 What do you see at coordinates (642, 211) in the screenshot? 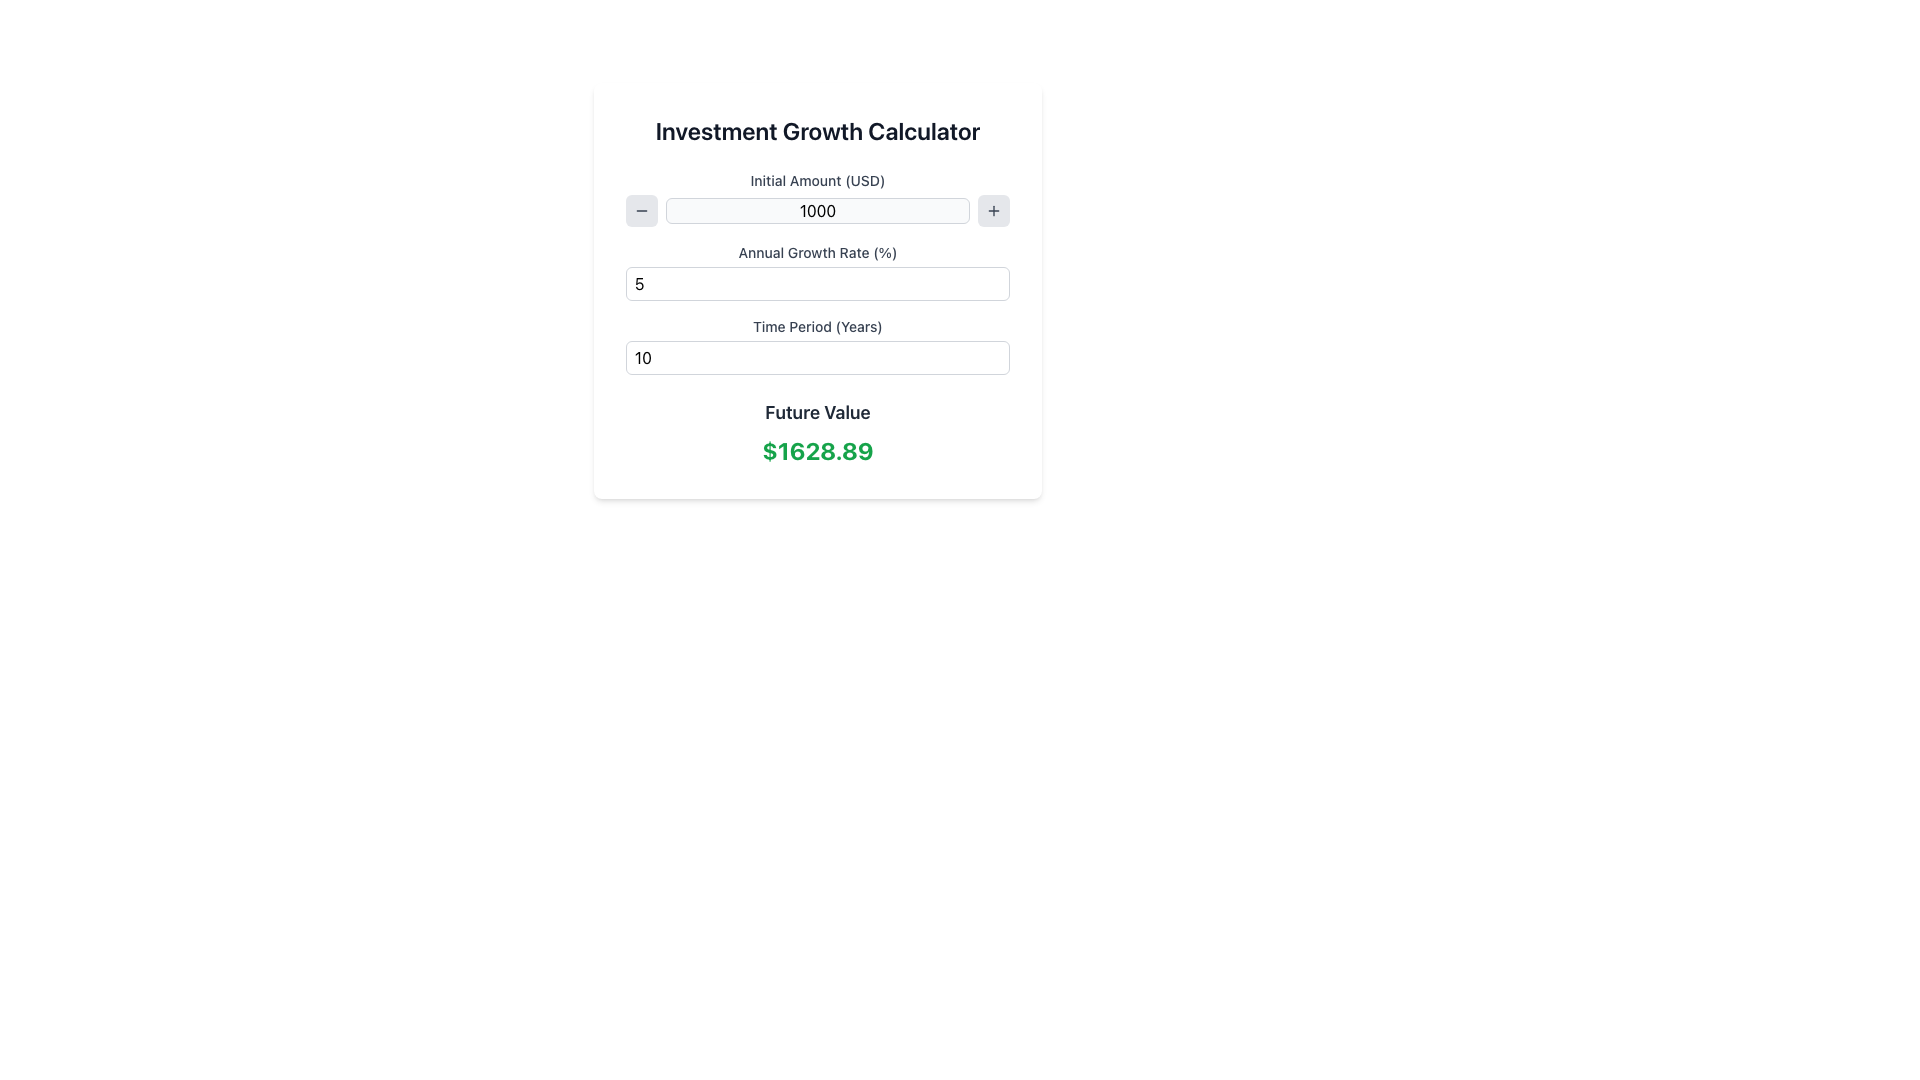
I see `the decrement button located to the left of the input field displaying '1000' to decrease the value` at bounding box center [642, 211].